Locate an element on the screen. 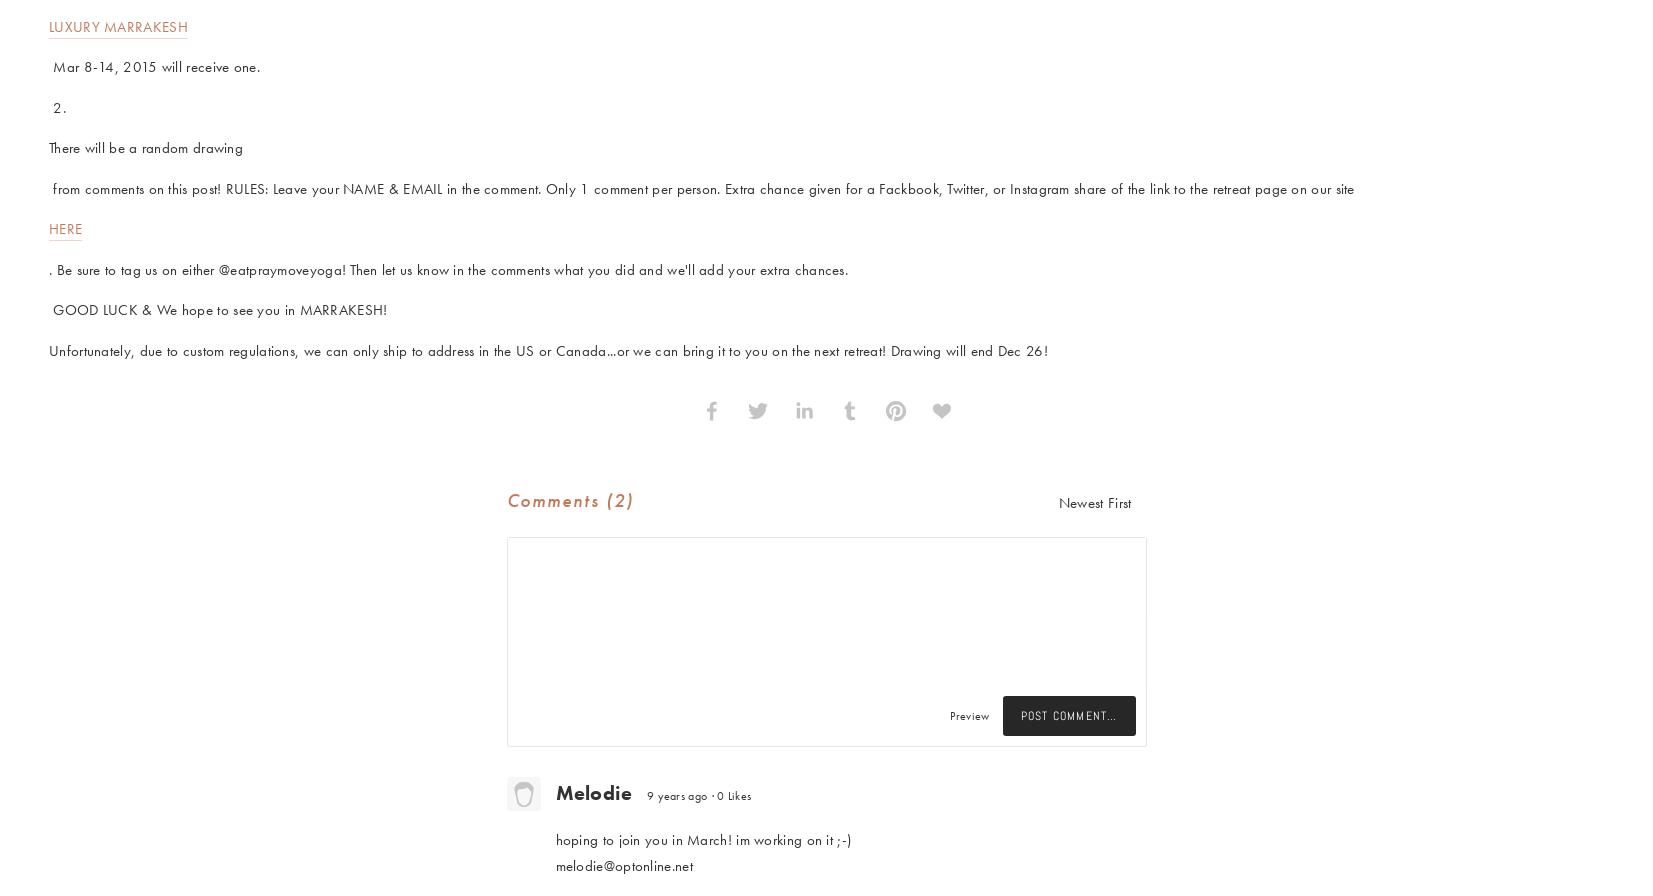 The height and width of the screenshot is (896, 1653). 'Newest First' is located at coordinates (1094, 503).